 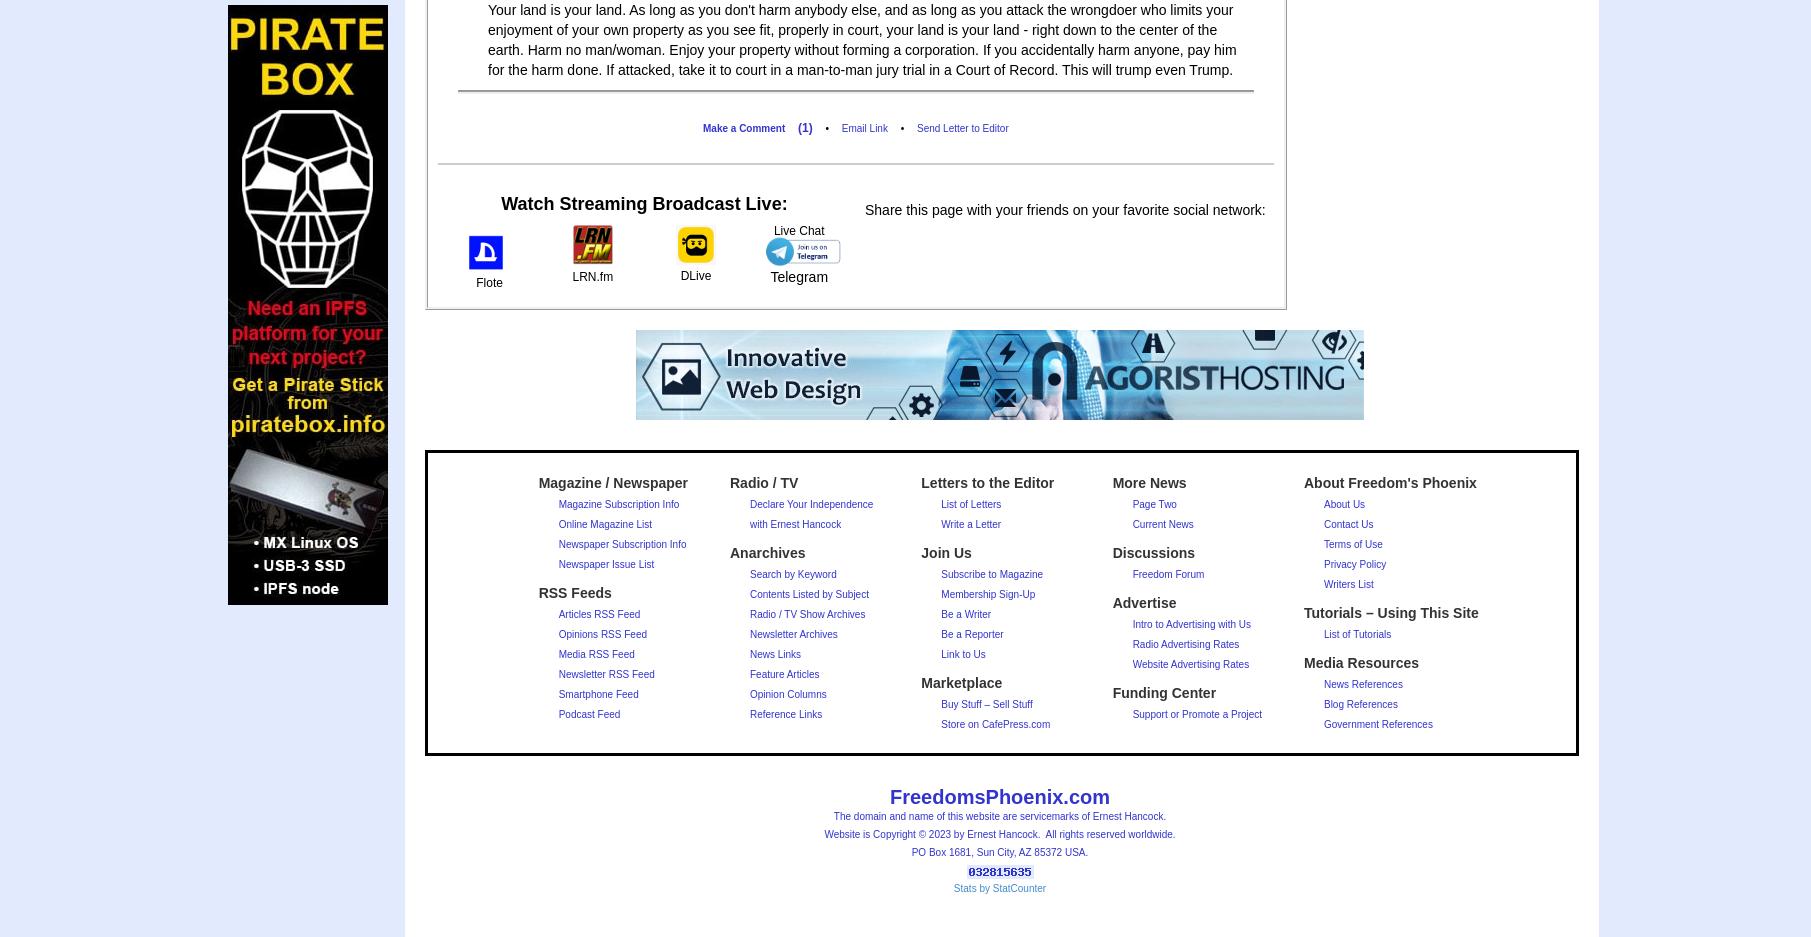 I want to click on 'Blog References', so click(x=1359, y=704).